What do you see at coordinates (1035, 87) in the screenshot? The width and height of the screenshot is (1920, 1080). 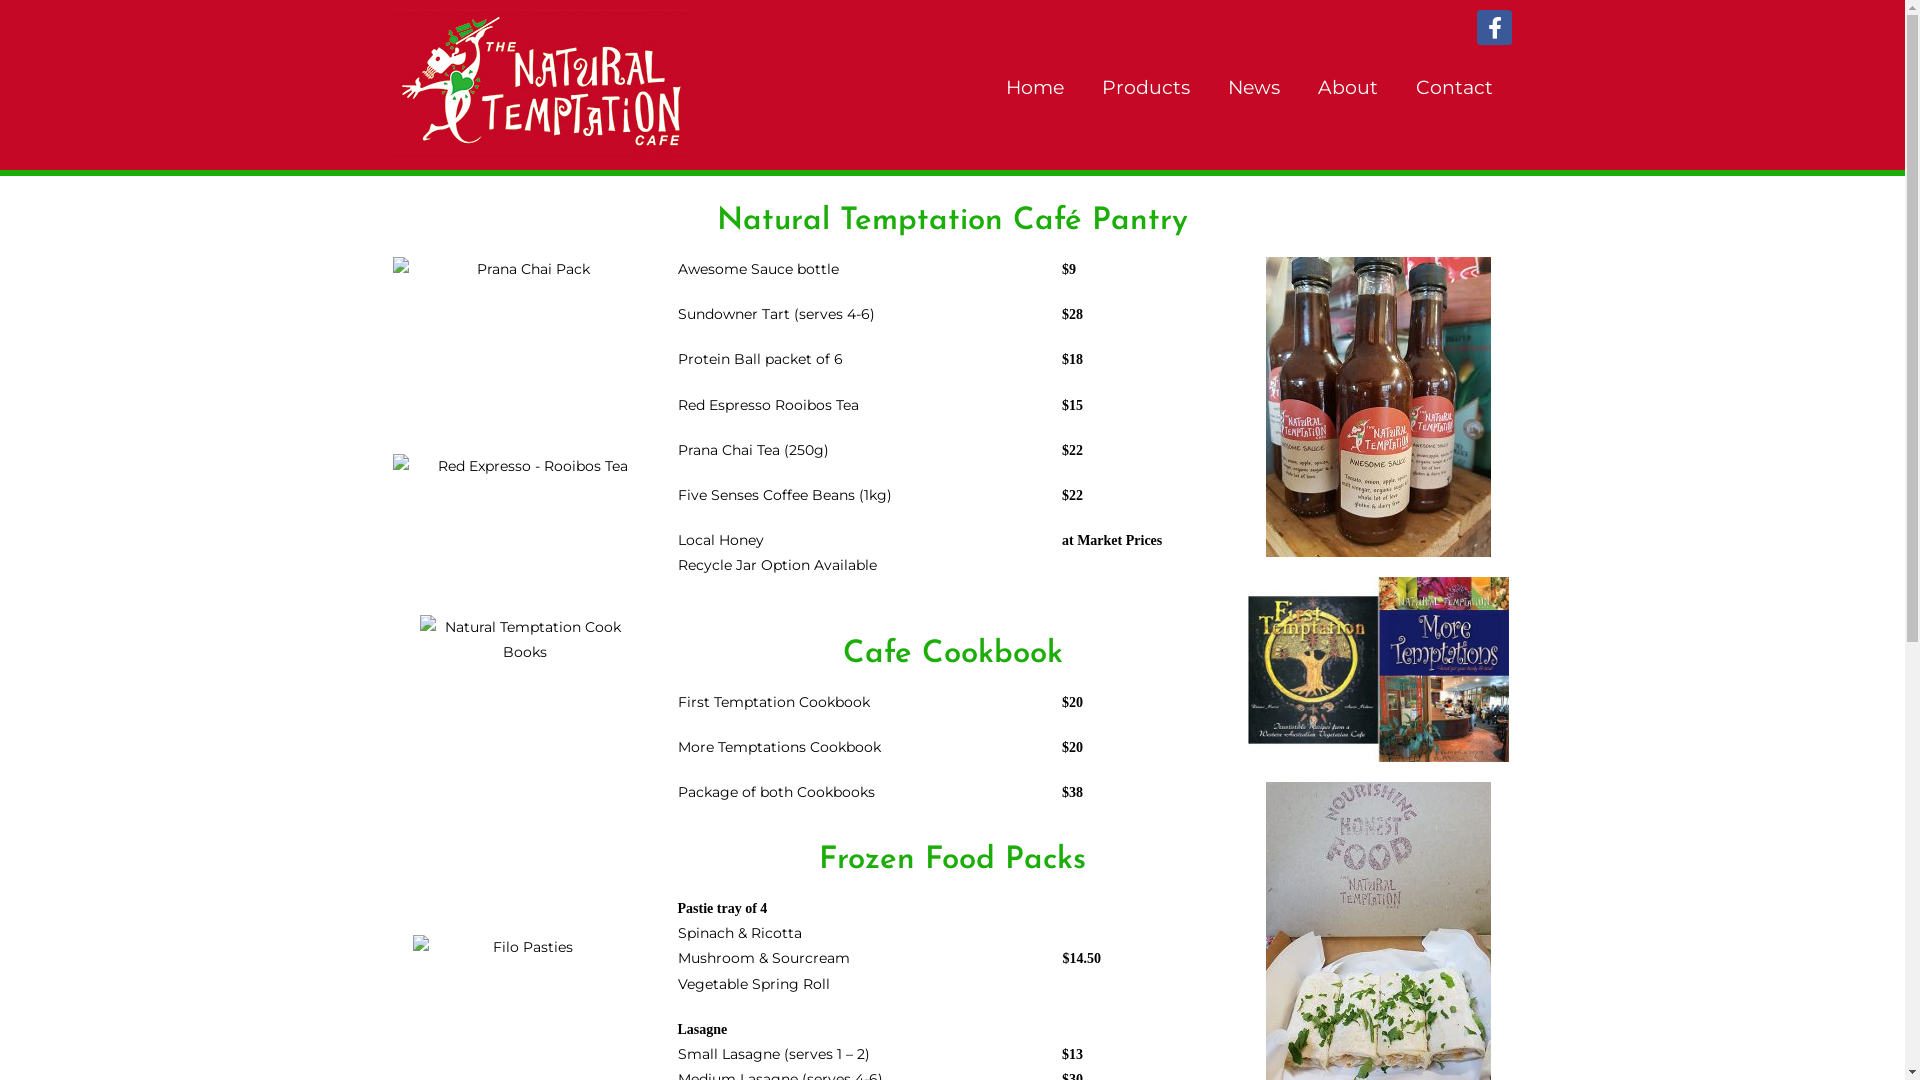 I see `'Home'` at bounding box center [1035, 87].